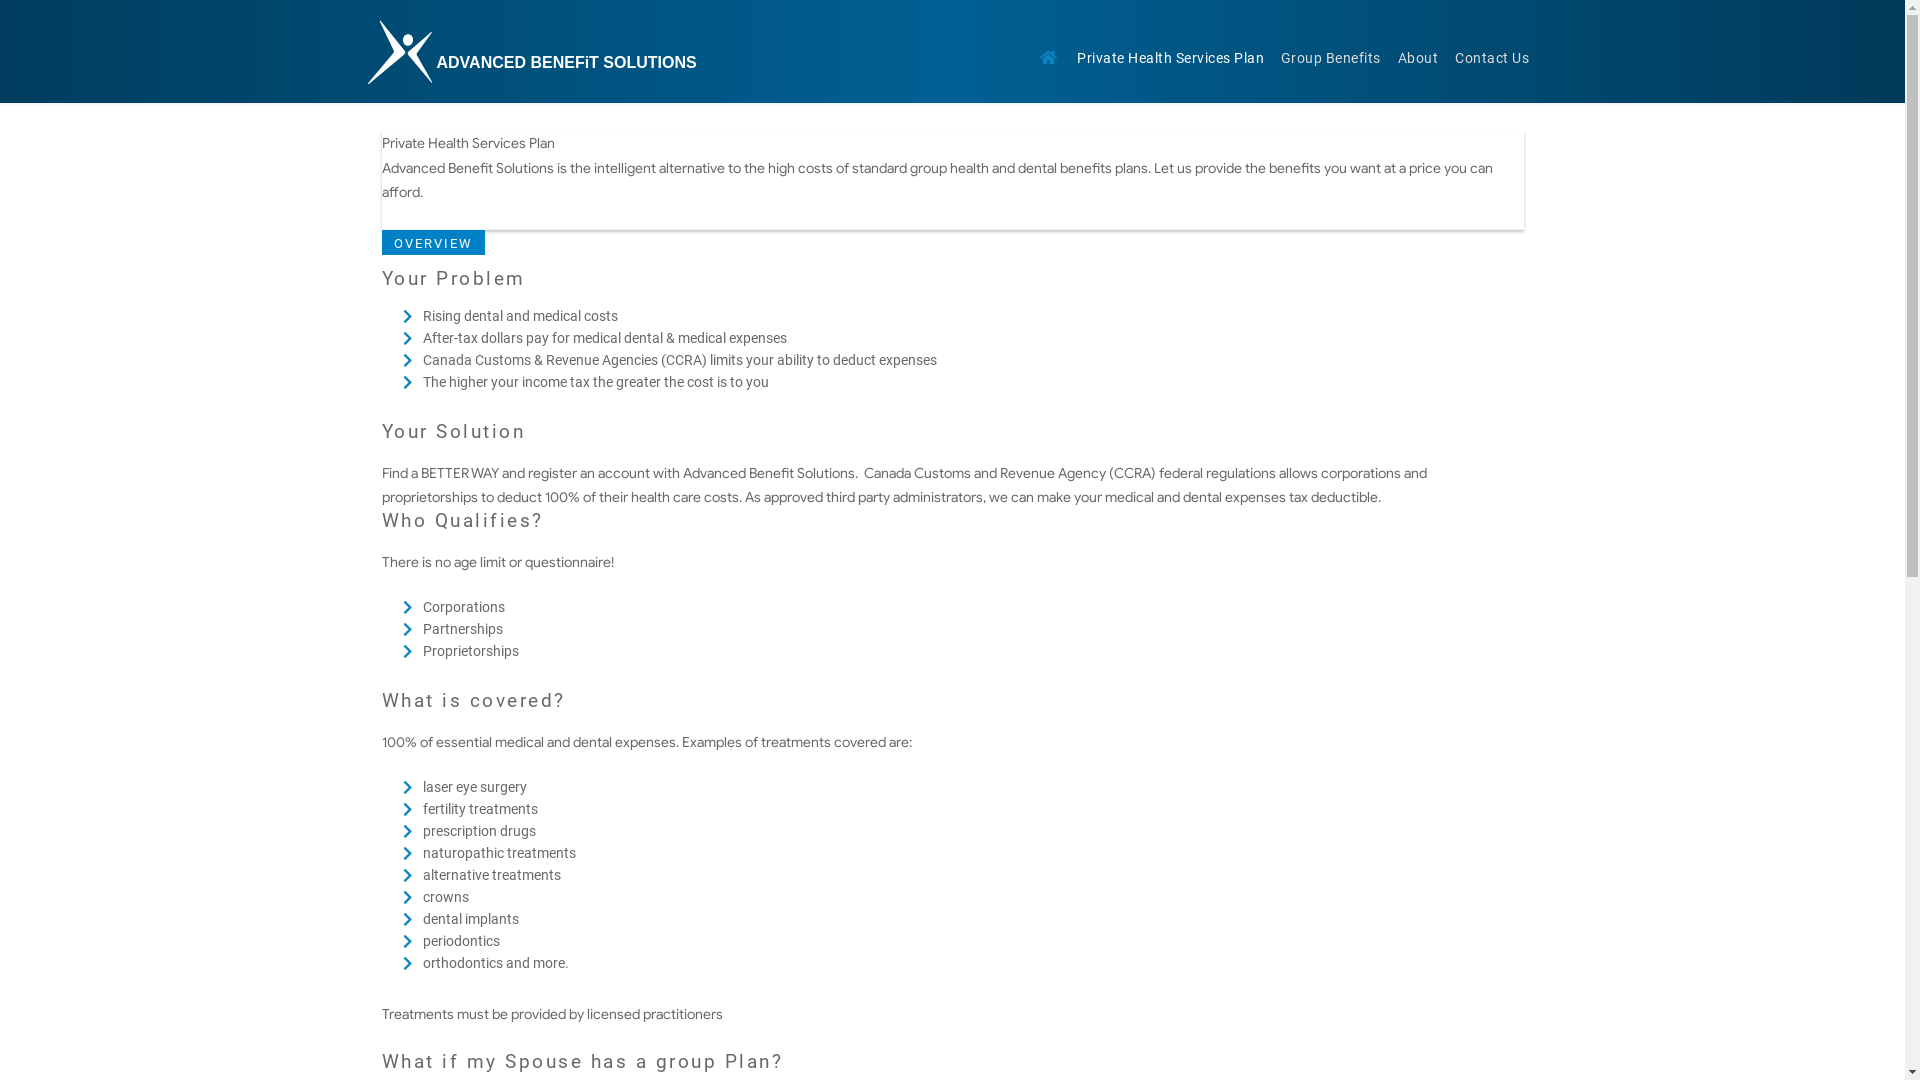 This screenshot has width=1920, height=1080. What do you see at coordinates (1171, 59) in the screenshot?
I see `'Private Health Services Plan'` at bounding box center [1171, 59].